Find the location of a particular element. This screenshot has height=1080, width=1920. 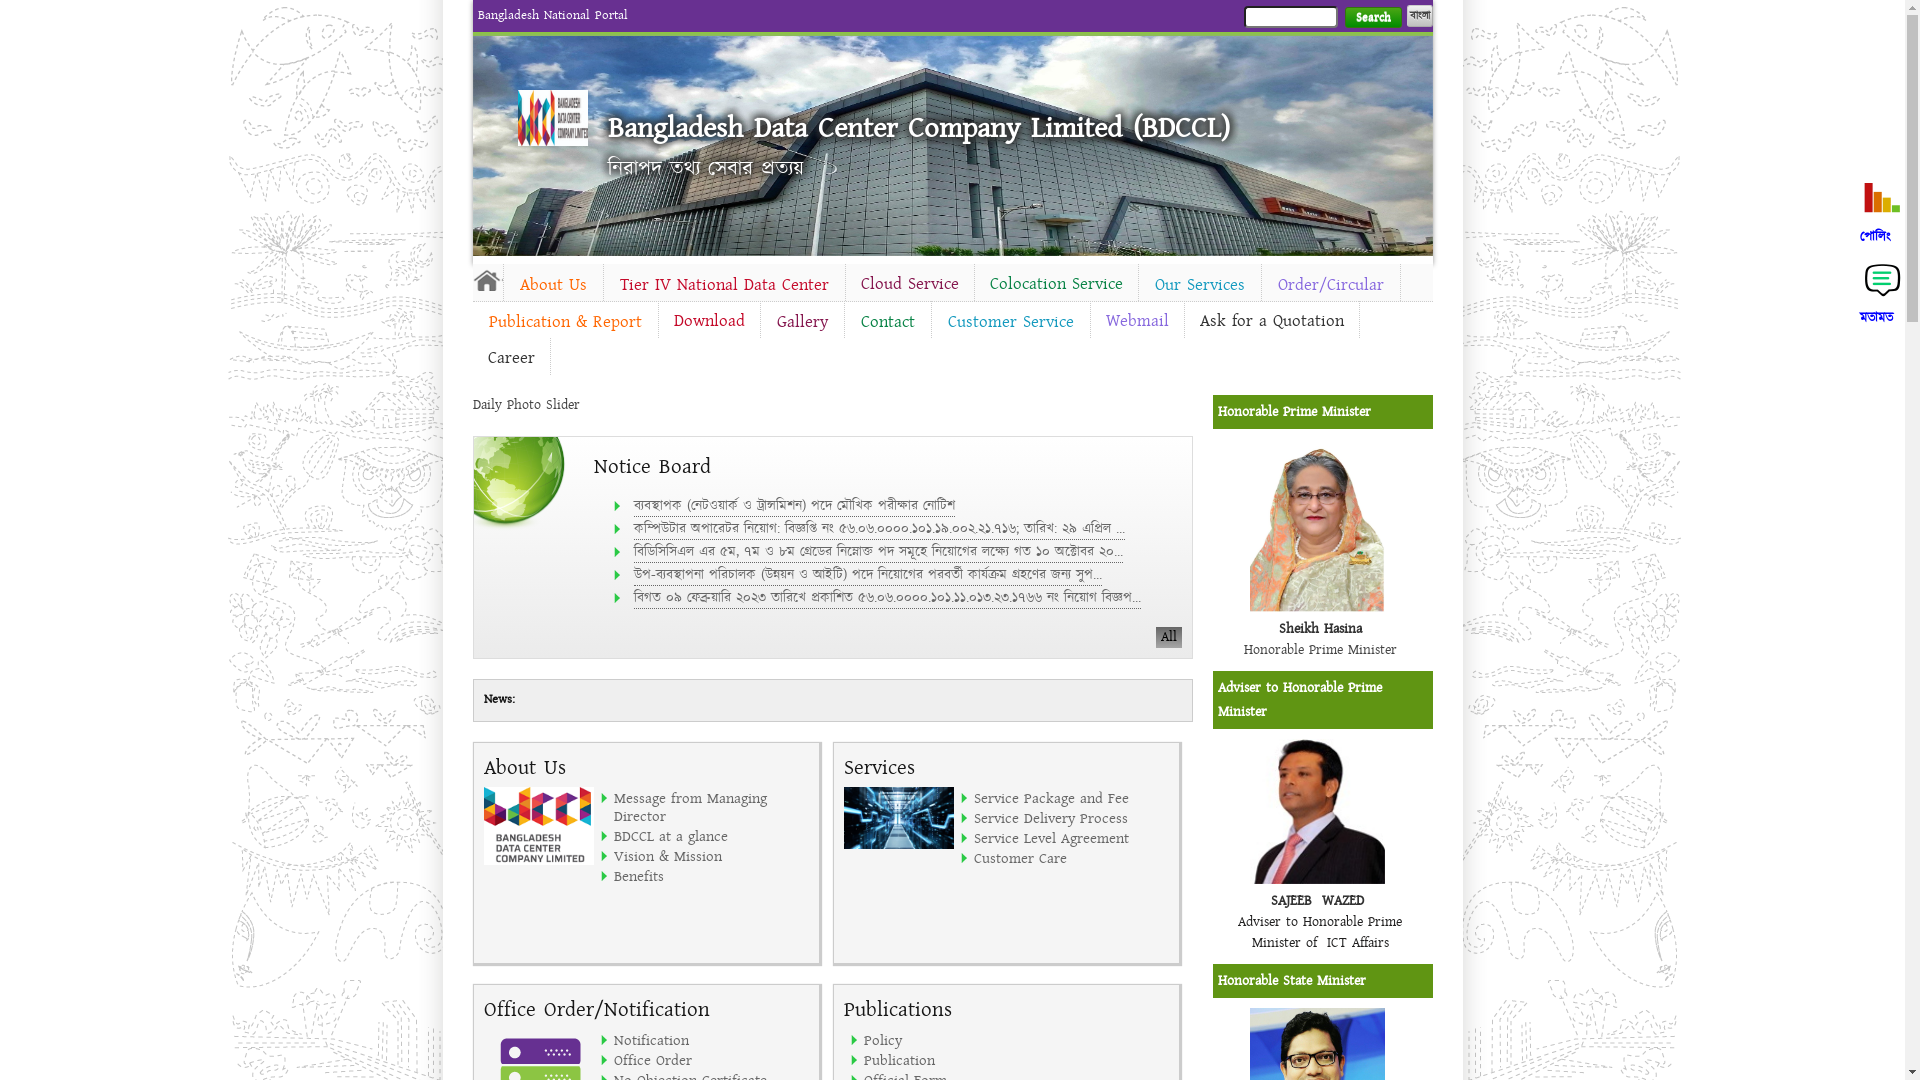

'Bangladesh Data Center Company Limited (BDCCL)' is located at coordinates (917, 127).